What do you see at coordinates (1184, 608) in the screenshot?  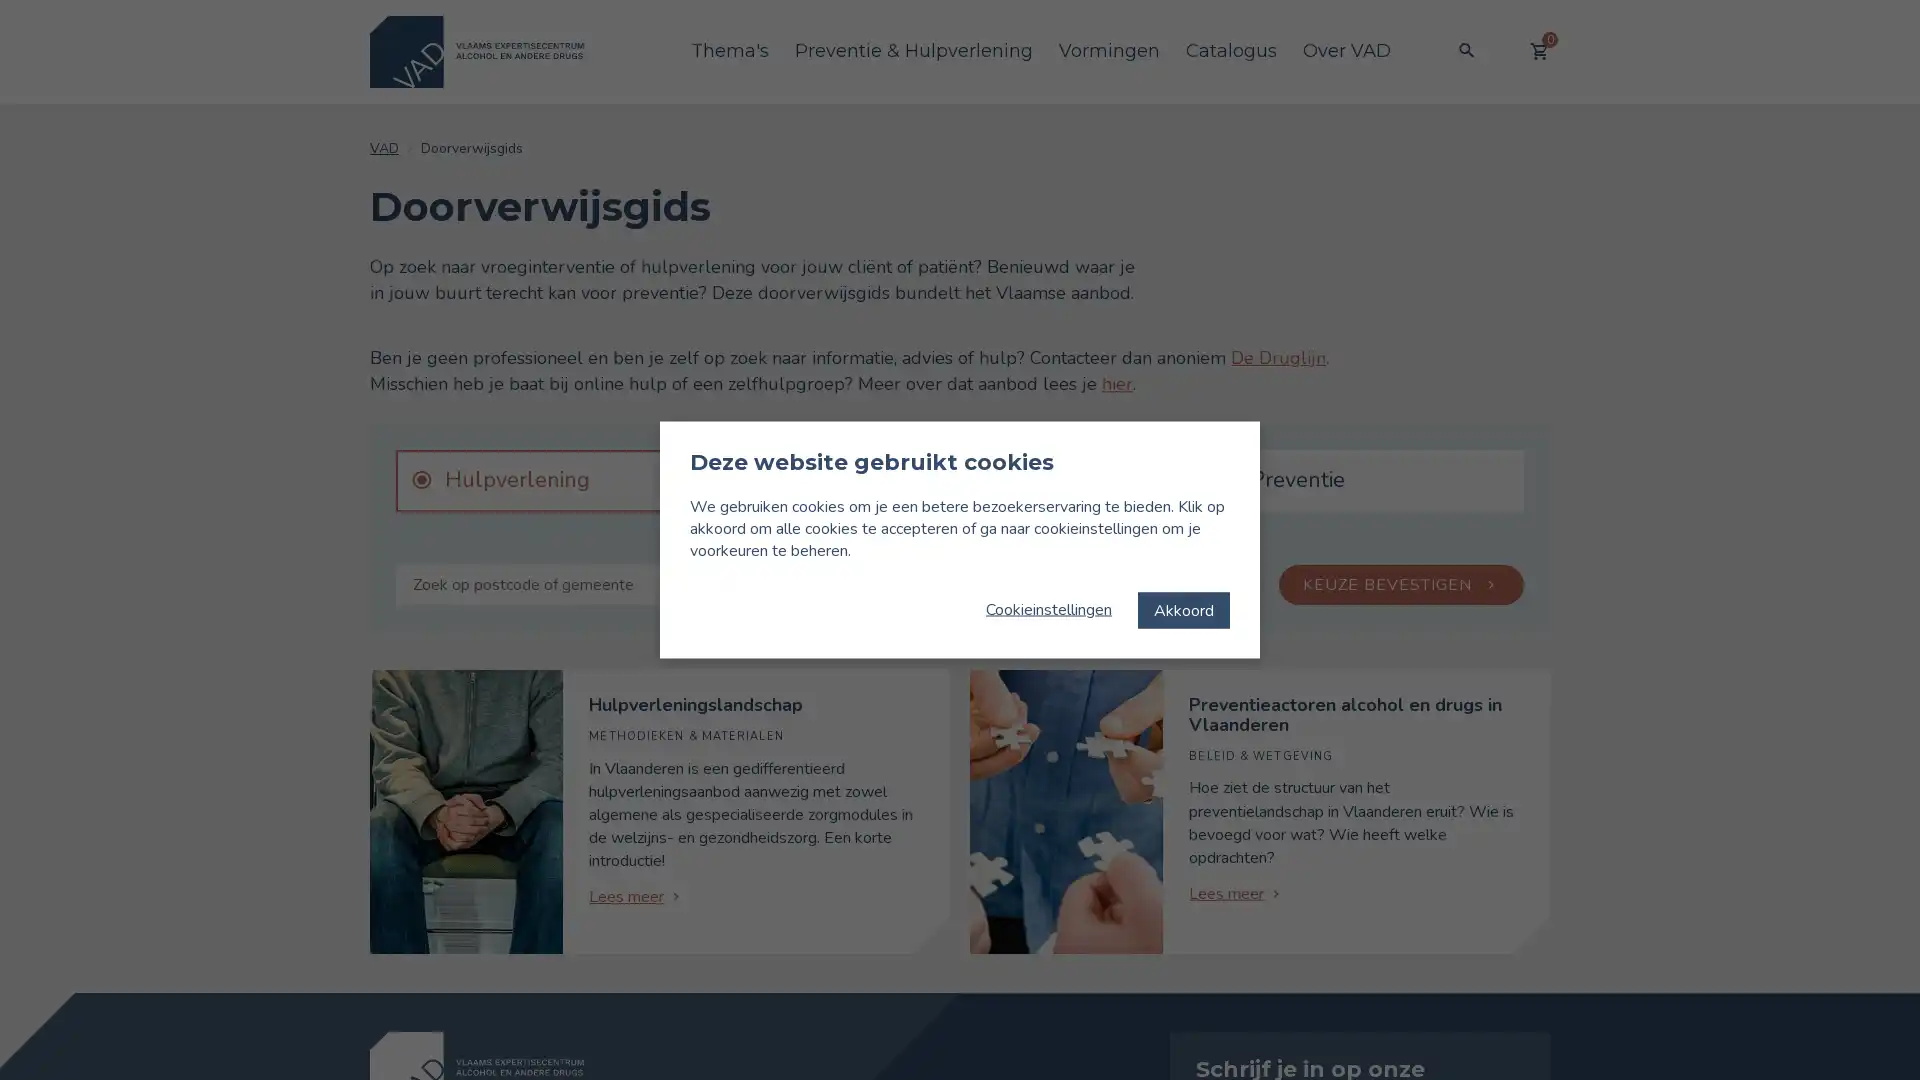 I see `Akkoord` at bounding box center [1184, 608].